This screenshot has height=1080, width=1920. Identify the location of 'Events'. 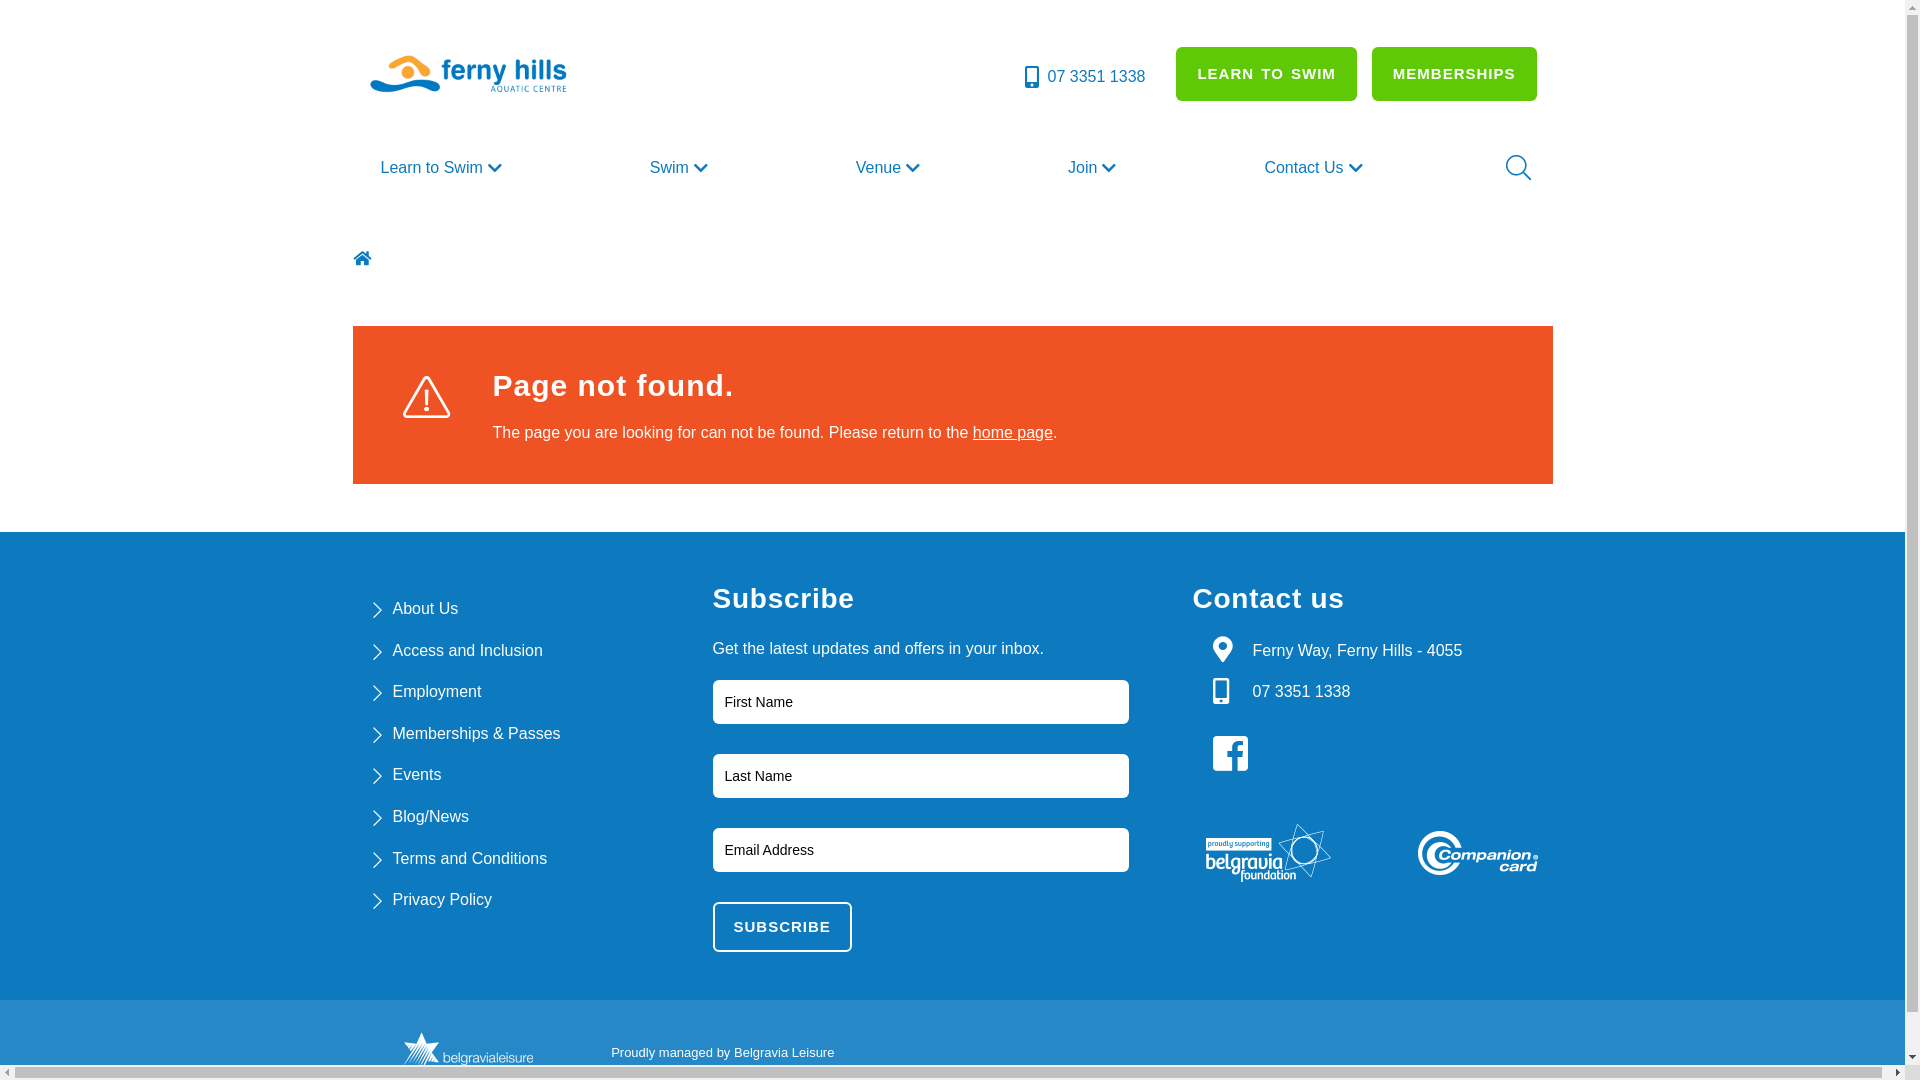
(415, 773).